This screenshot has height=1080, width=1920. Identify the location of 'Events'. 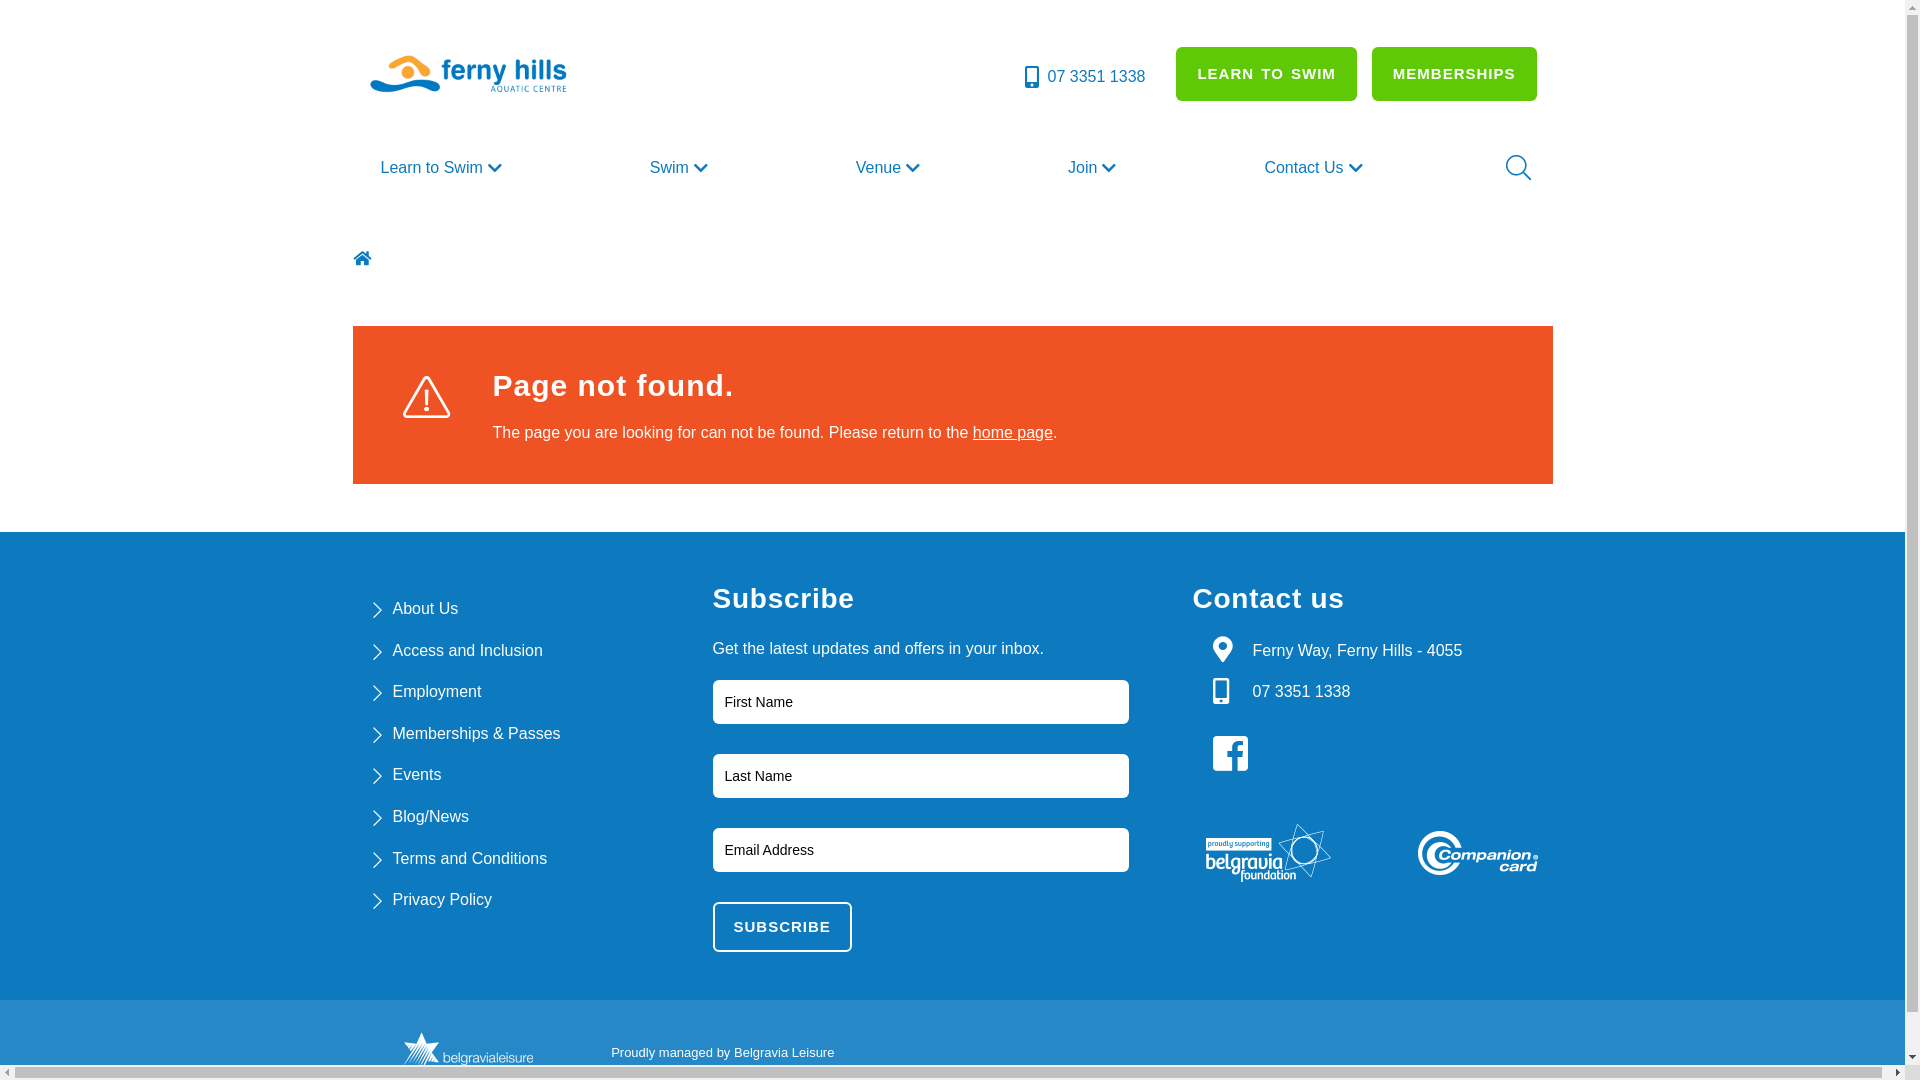
(415, 773).